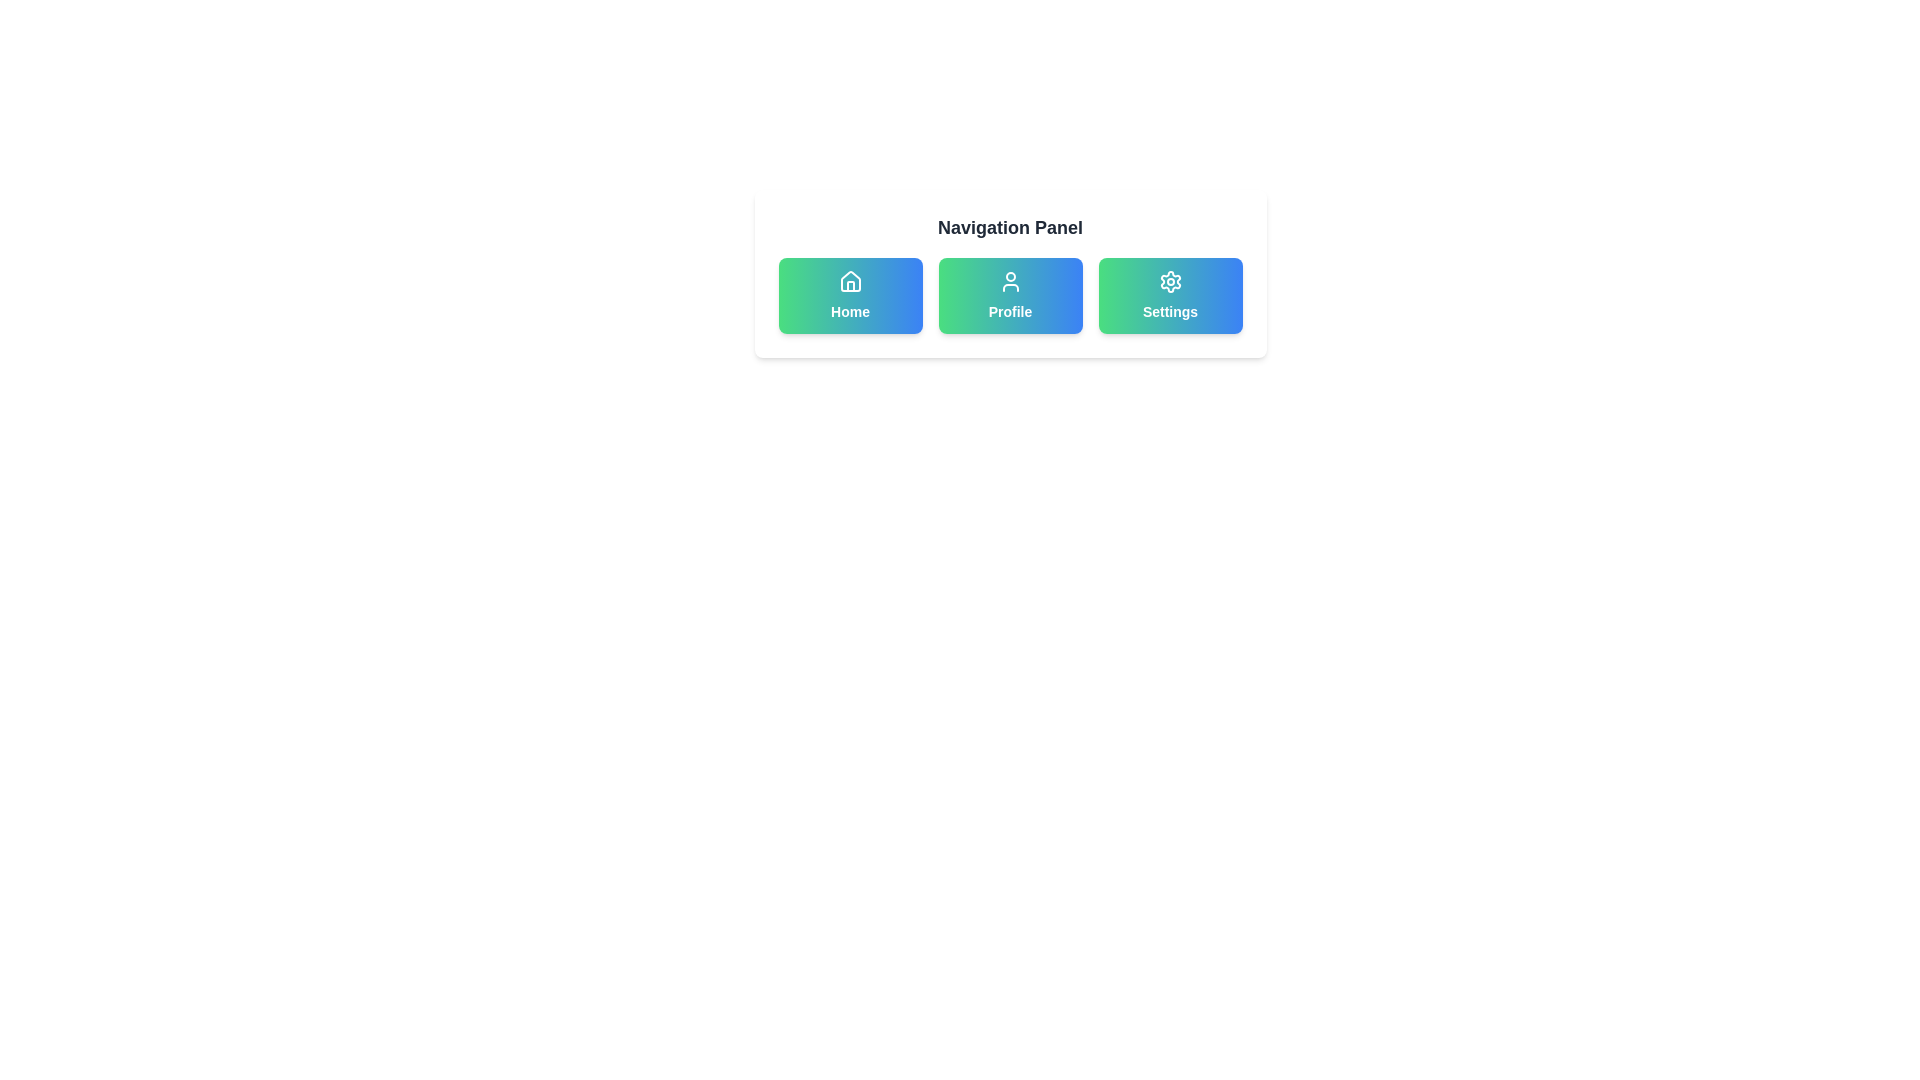 The height and width of the screenshot is (1080, 1920). Describe the element at coordinates (1170, 312) in the screenshot. I see `the 'Settings' label which indicates the purpose of the 'Settings' button, positioned under its icon in the navigational options` at that location.